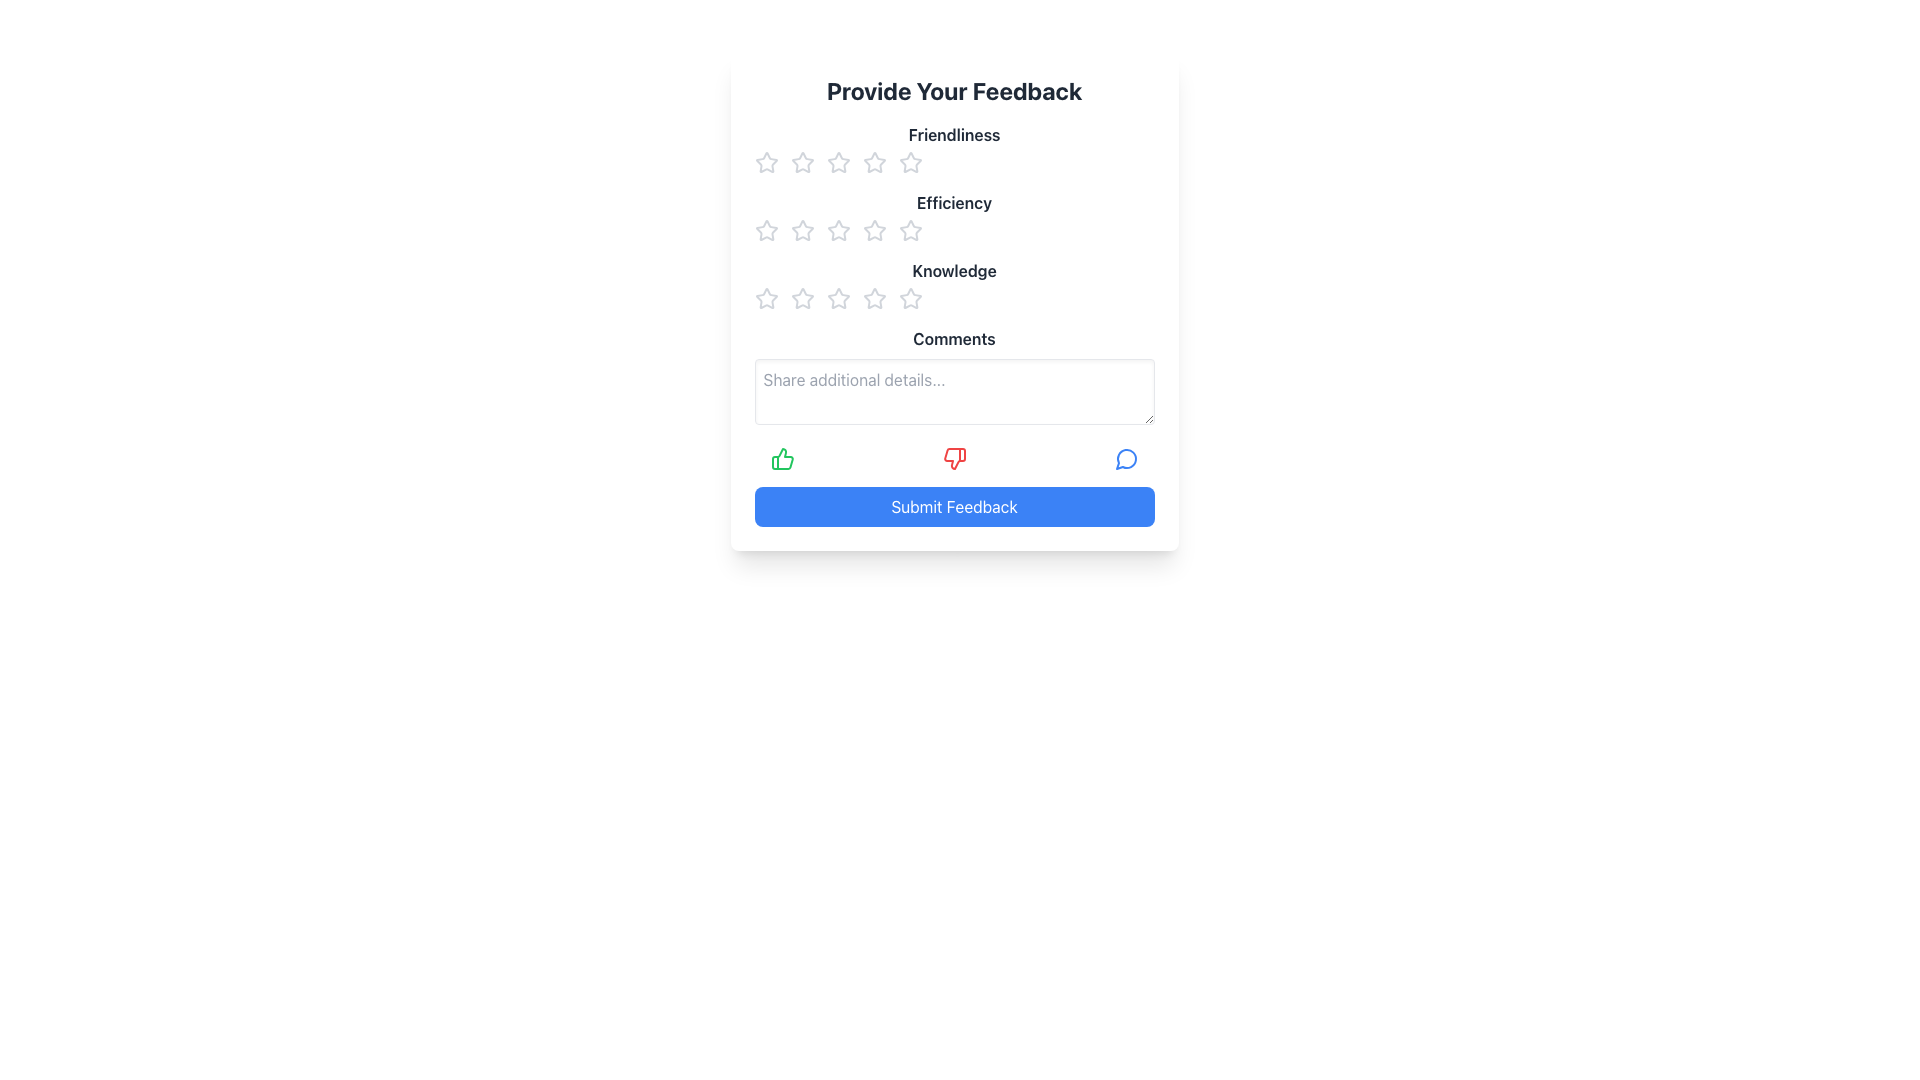 Image resolution: width=1920 pixels, height=1080 pixels. I want to click on the first star rating icon for the 'Knowledge' feedback category to provide a one-star rating, so click(765, 299).